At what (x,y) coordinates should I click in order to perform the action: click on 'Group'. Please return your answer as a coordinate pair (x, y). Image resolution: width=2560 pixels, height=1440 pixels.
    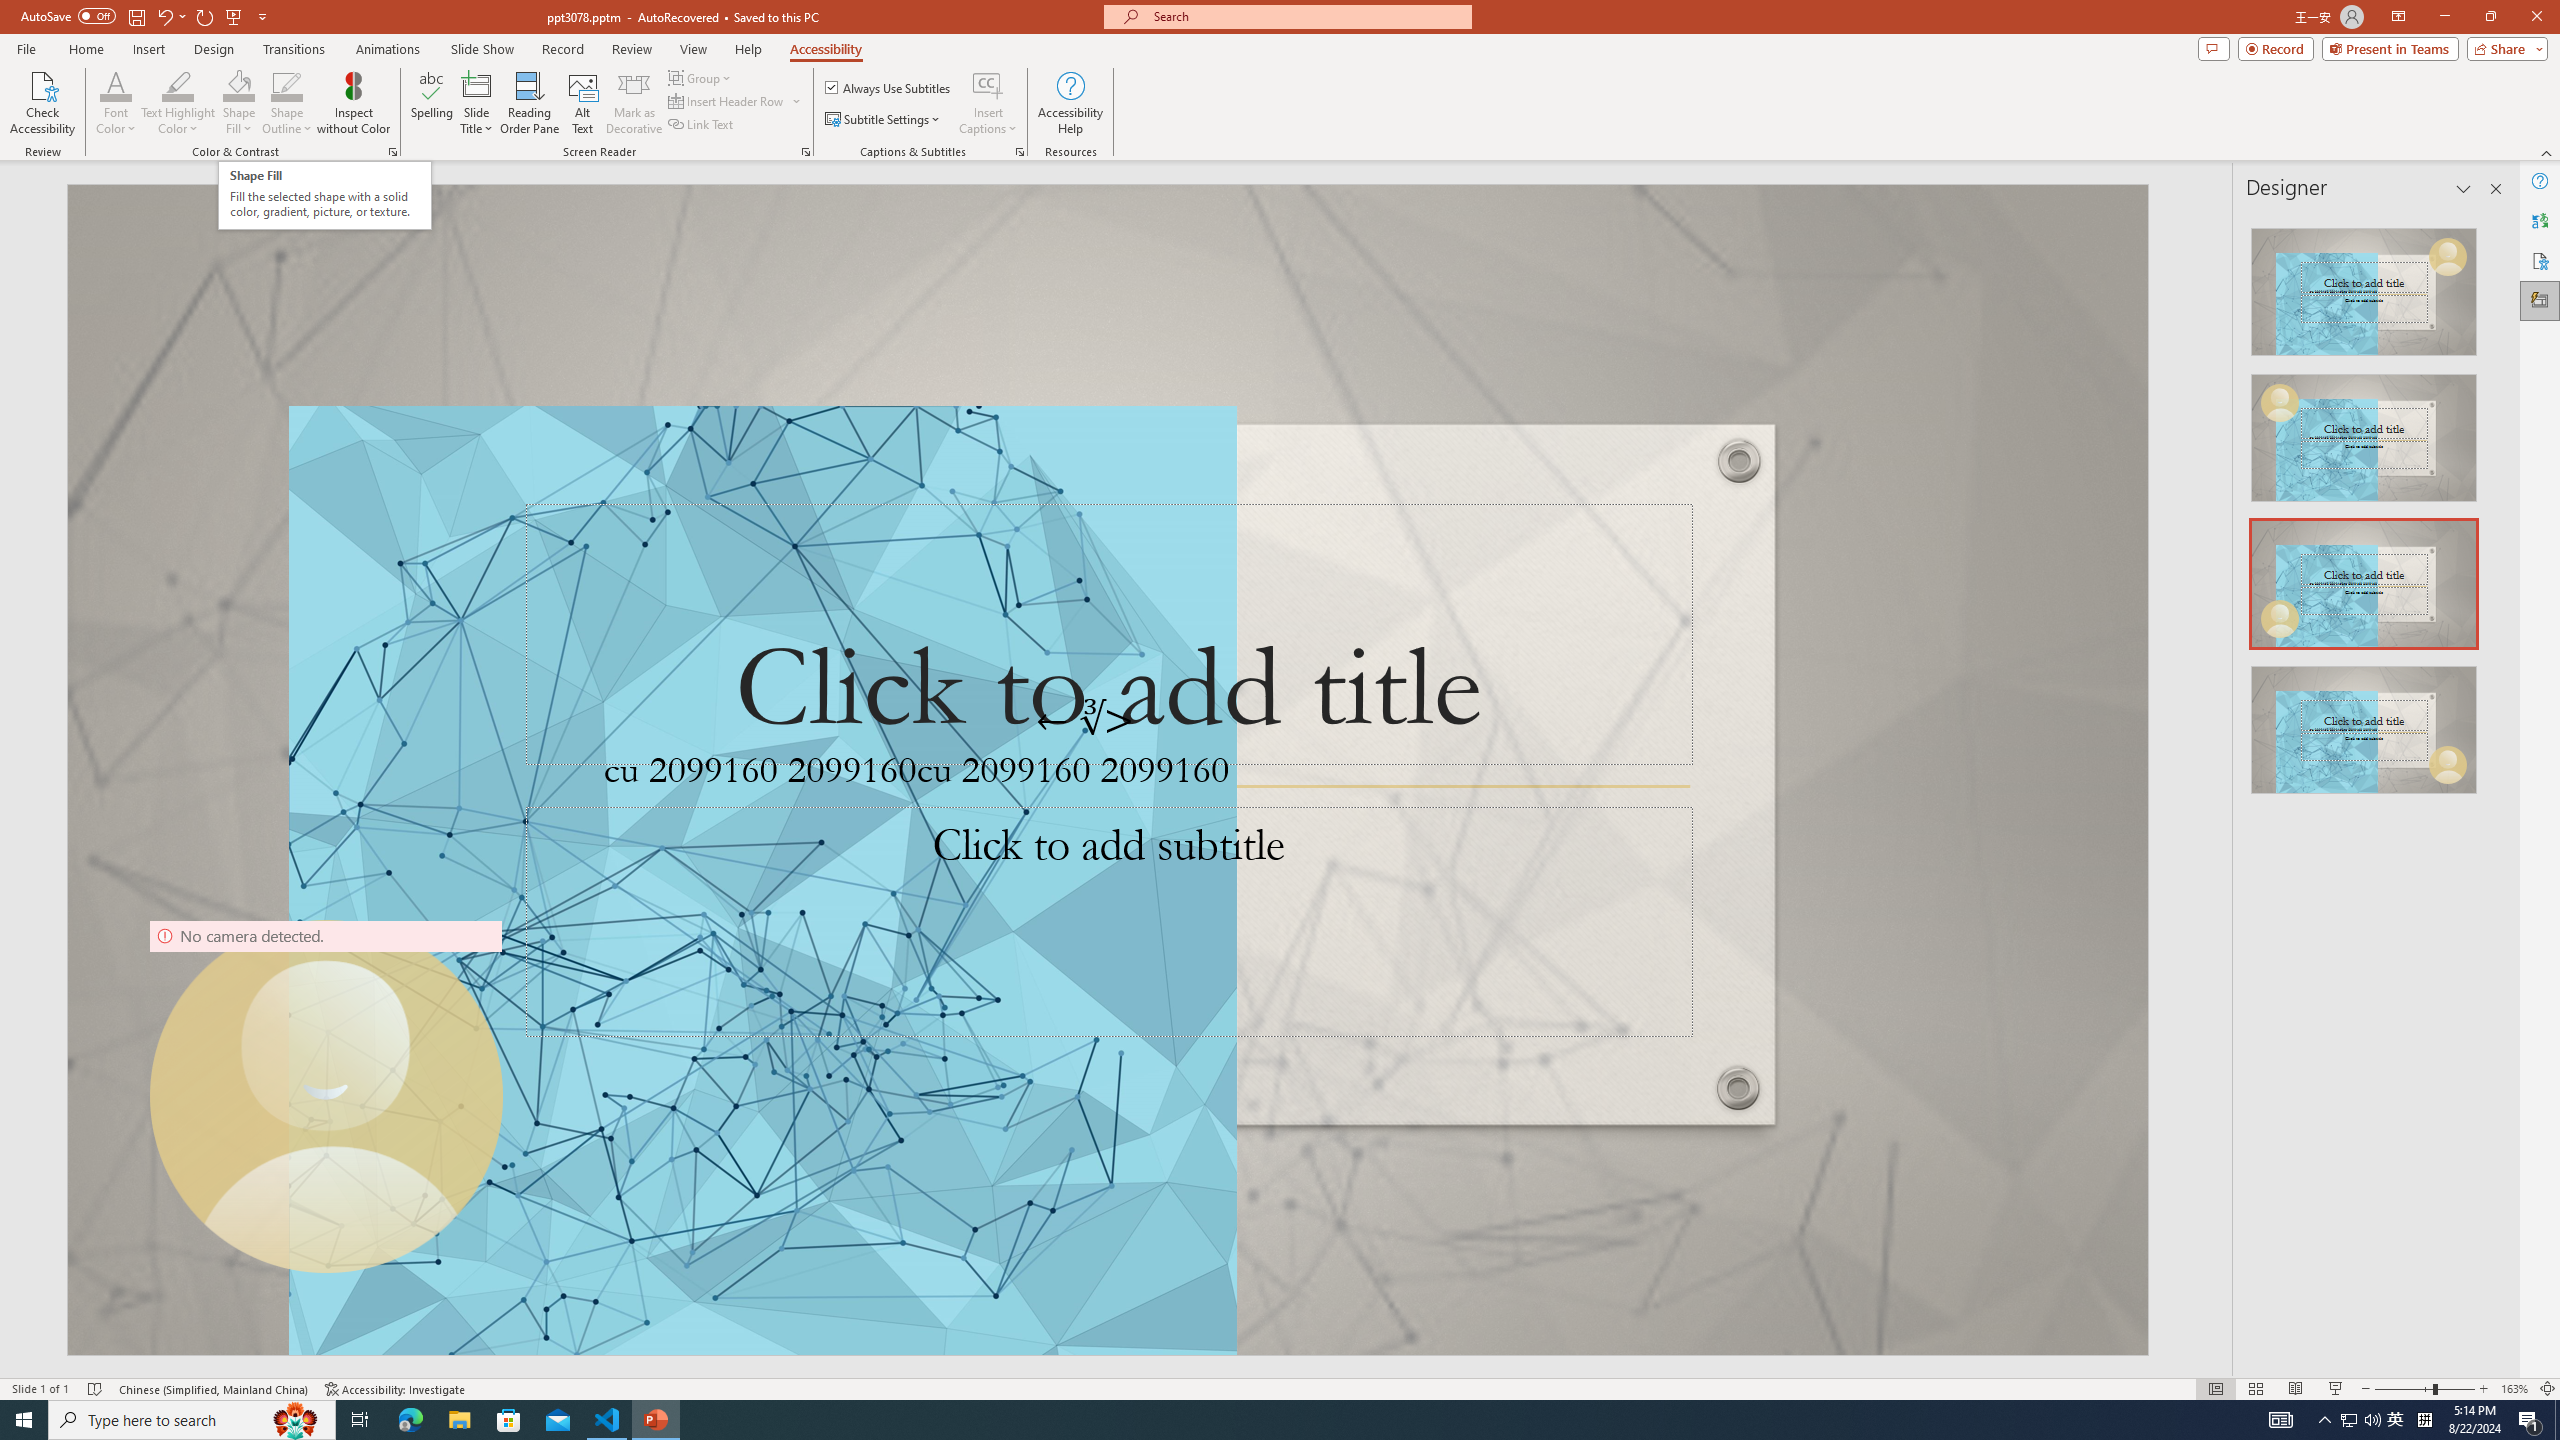
    Looking at the image, I should click on (701, 77).